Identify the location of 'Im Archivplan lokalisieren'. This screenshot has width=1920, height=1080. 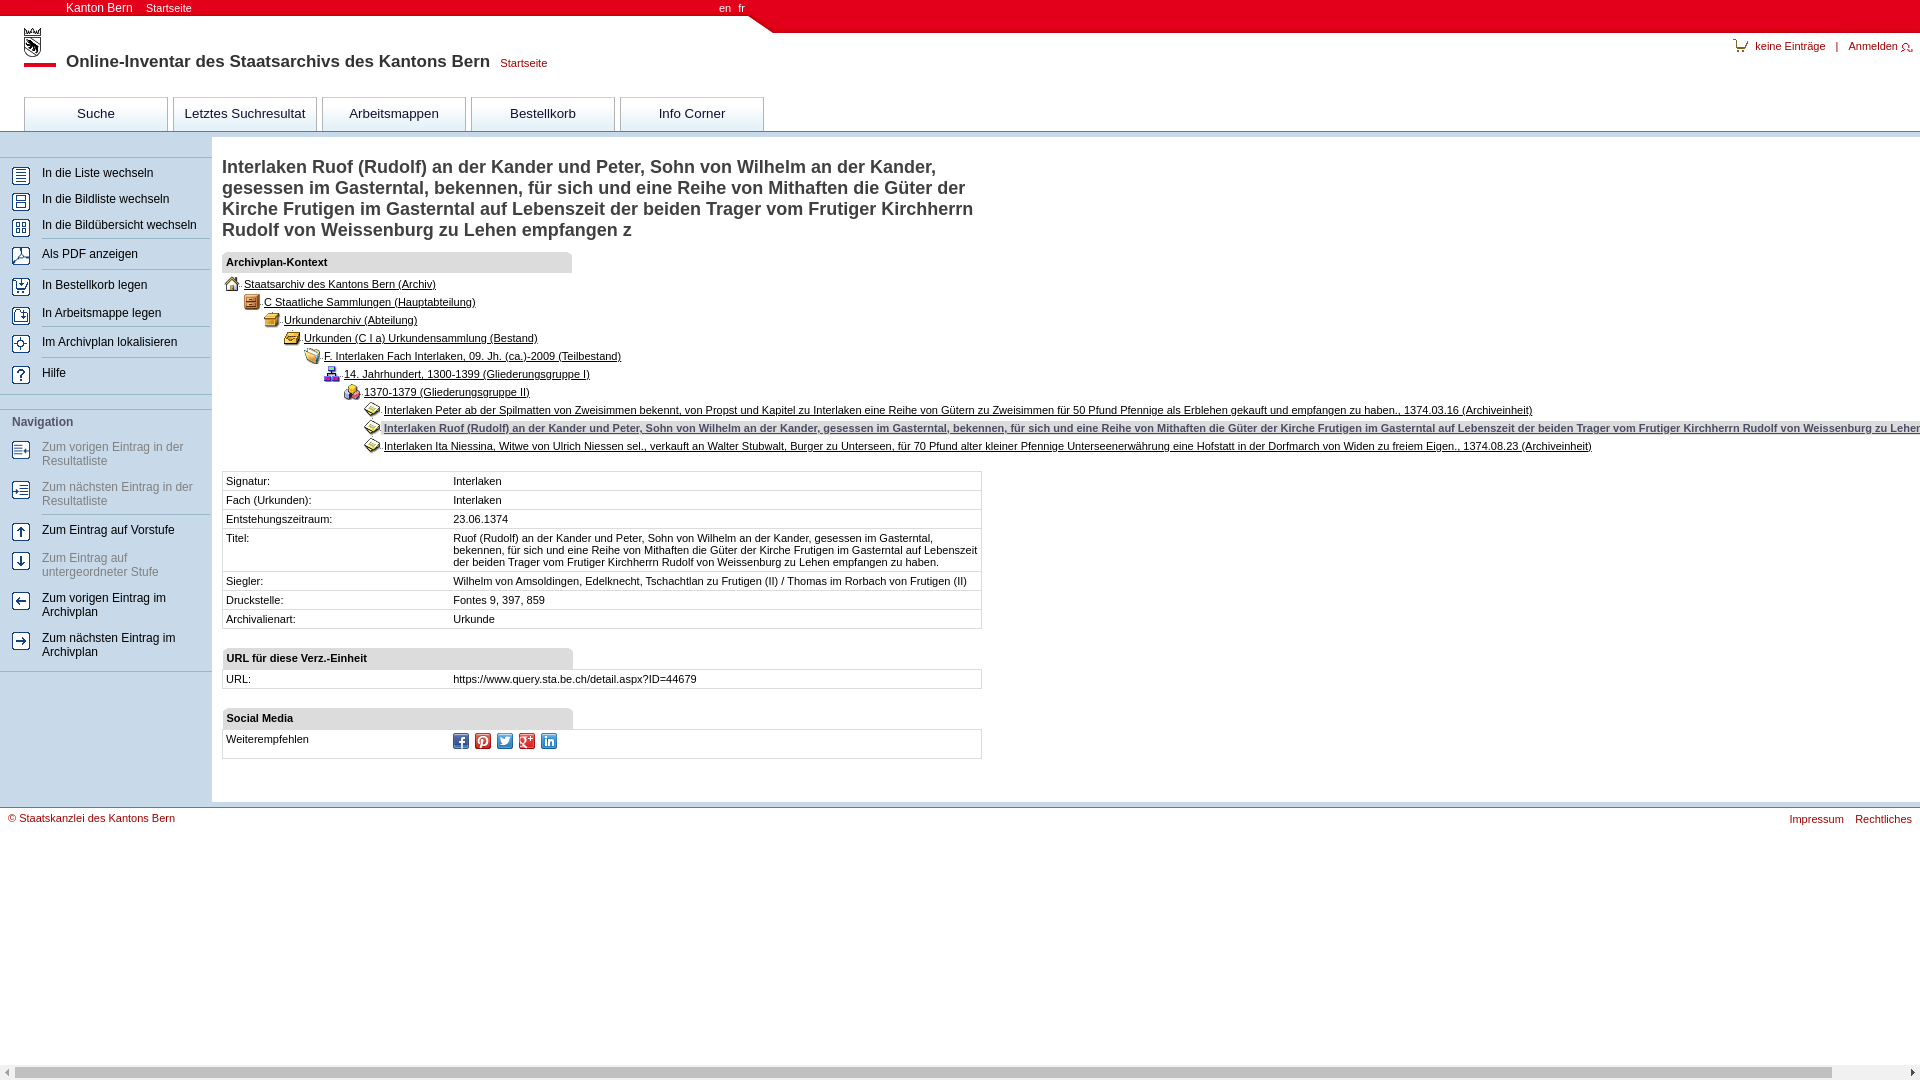
(42, 341).